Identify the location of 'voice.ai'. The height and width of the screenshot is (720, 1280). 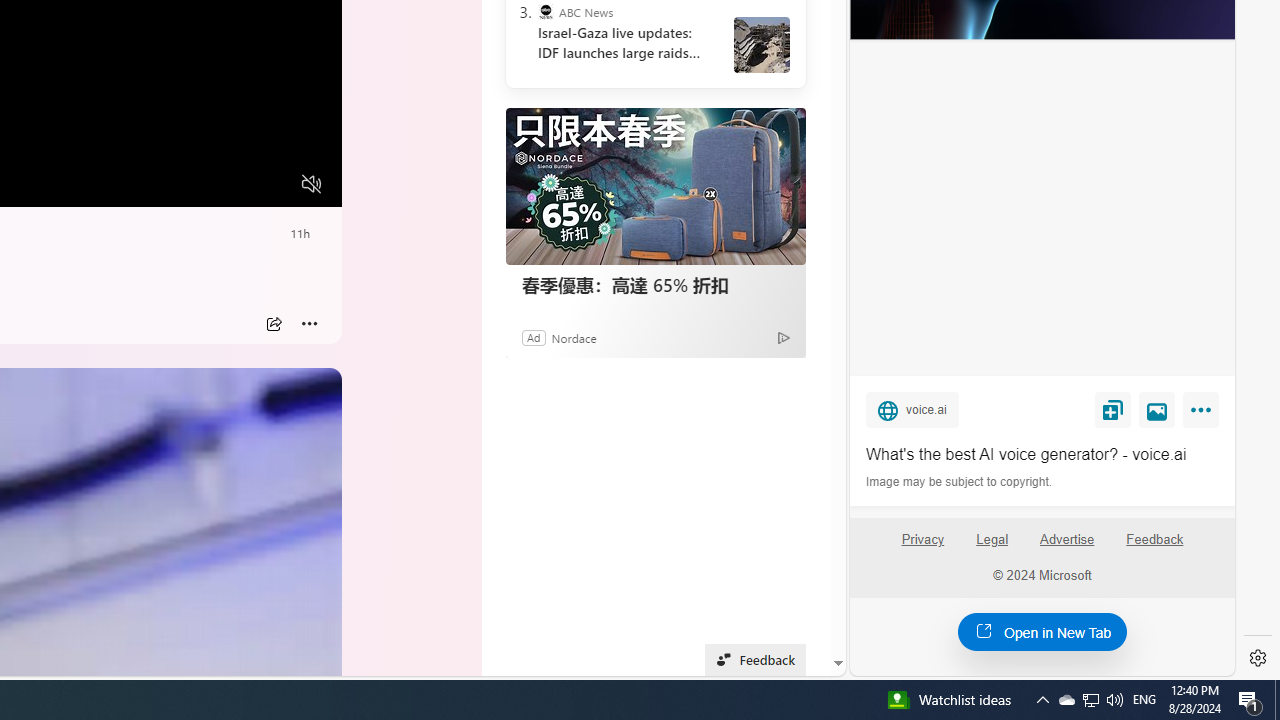
(911, 408).